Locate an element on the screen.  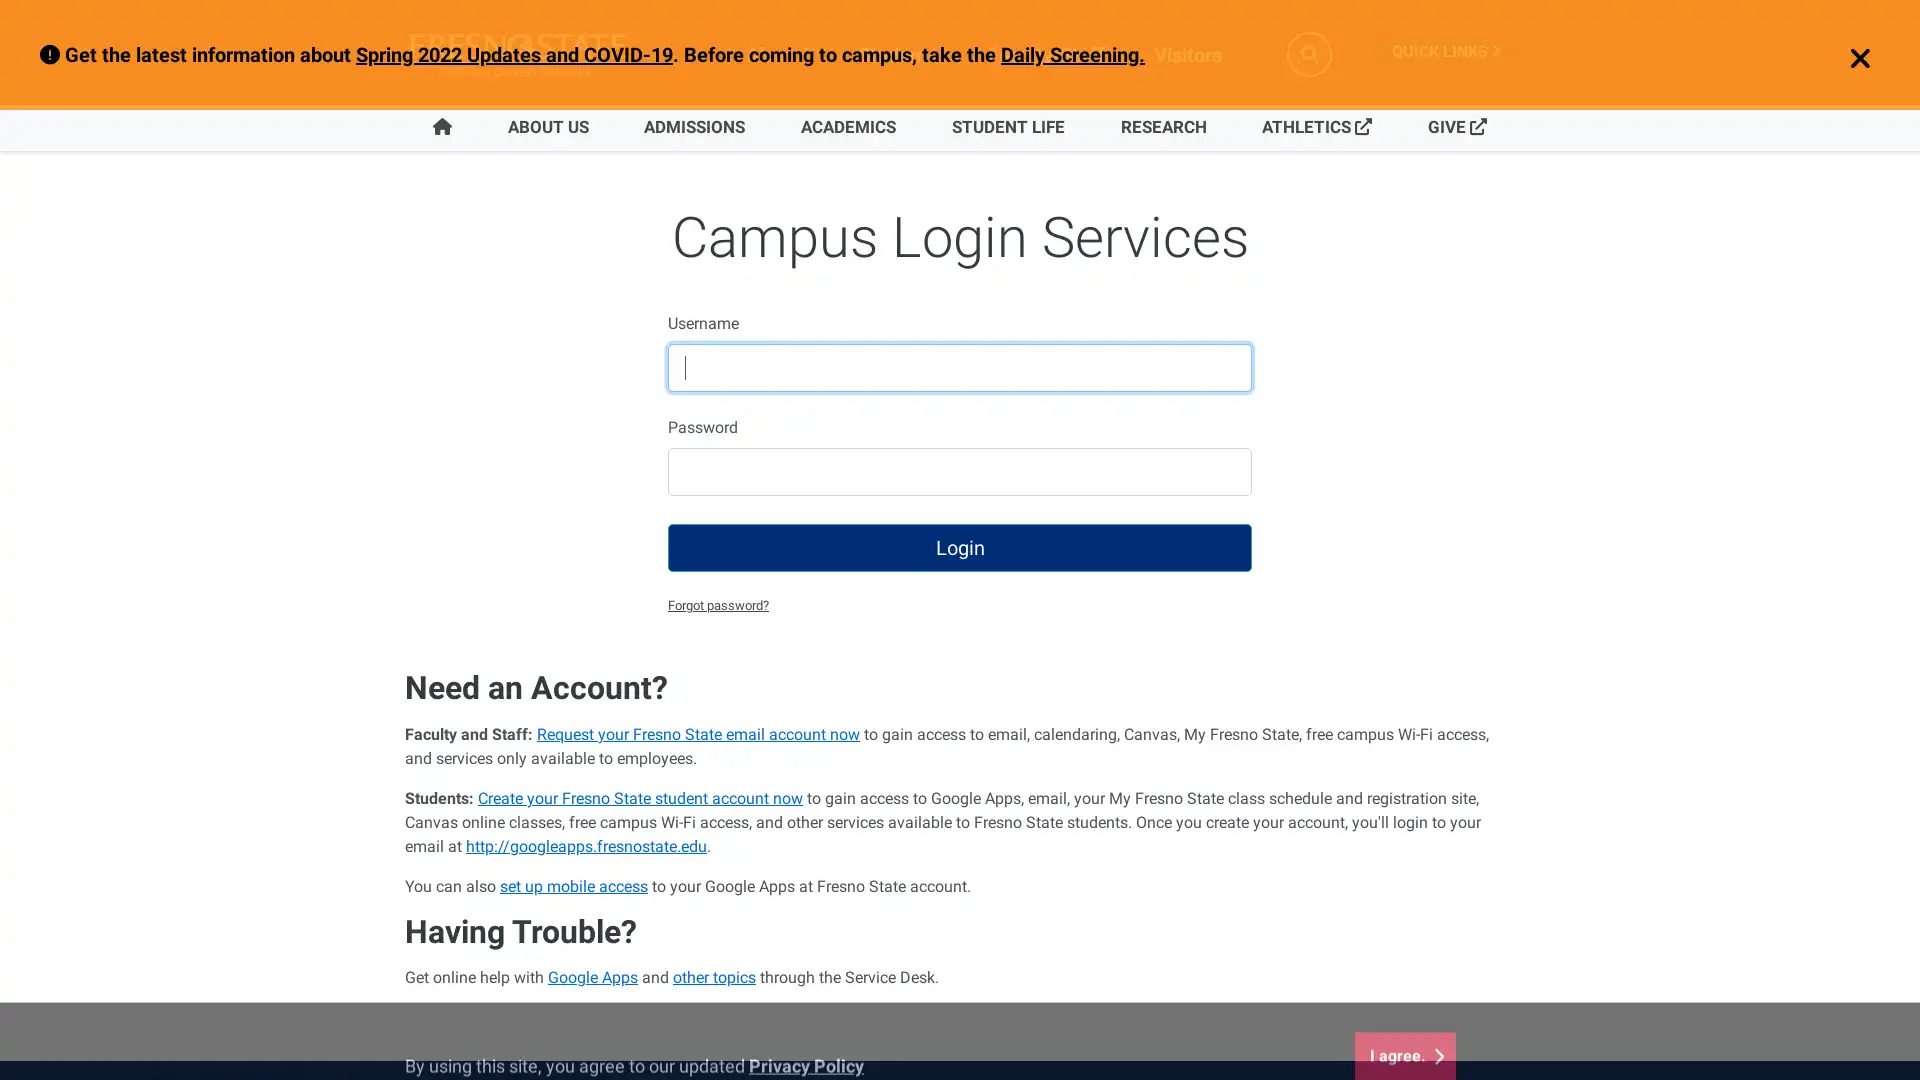
Search is located at coordinates (1309, 53).